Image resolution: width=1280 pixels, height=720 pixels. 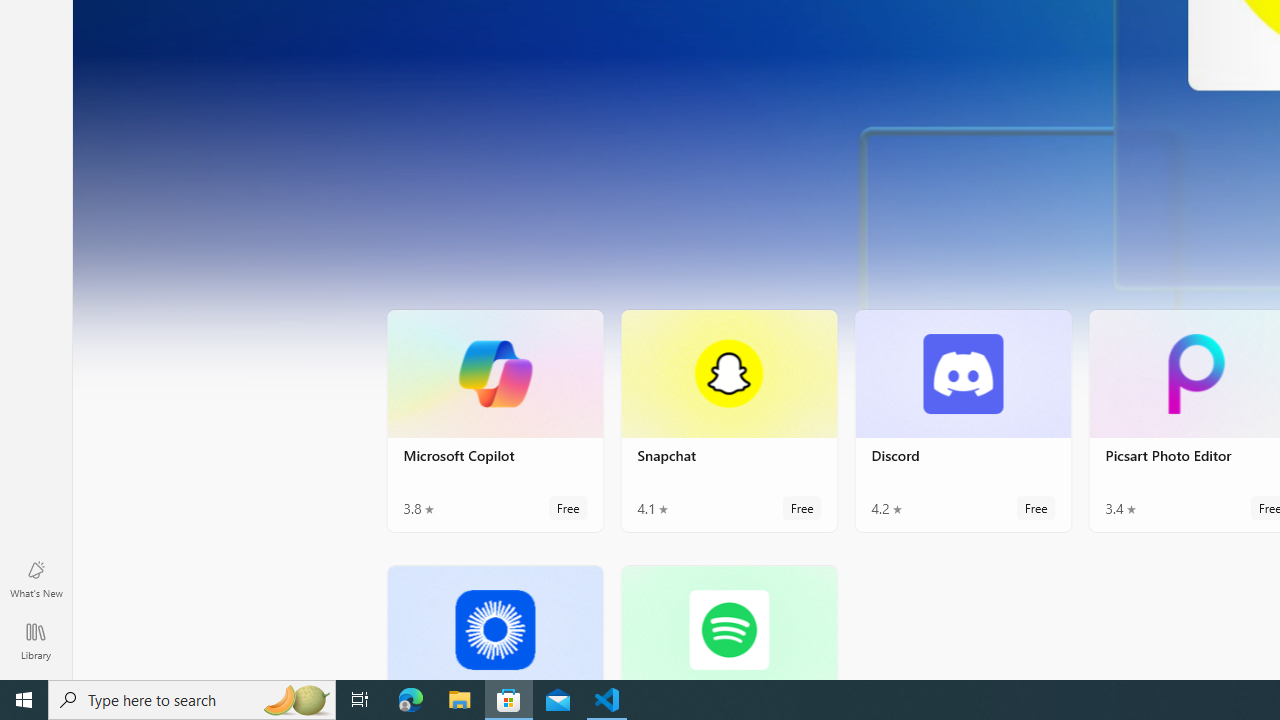 What do you see at coordinates (727, 419) in the screenshot?
I see `'Snapchat. Average rating of 4.1 out of five stars. Free  '` at bounding box center [727, 419].